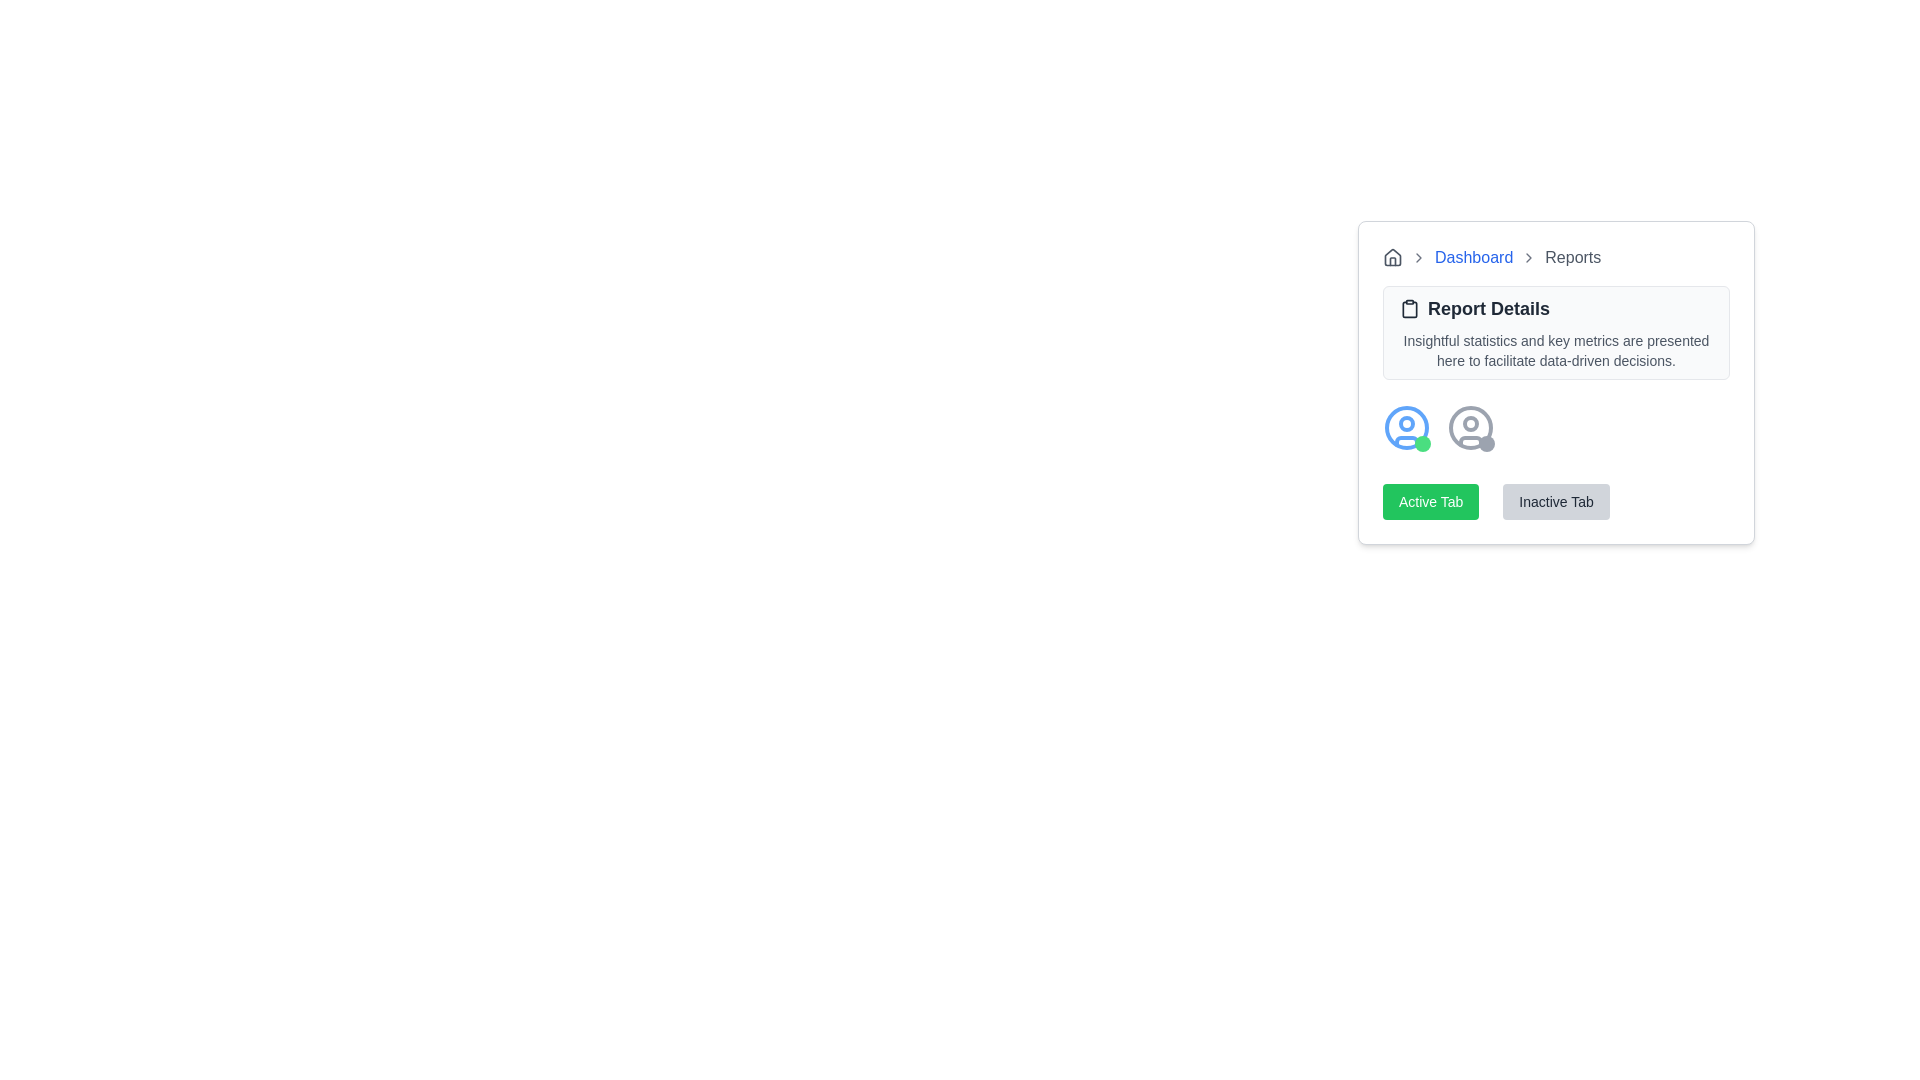 The width and height of the screenshot is (1920, 1080). Describe the element at coordinates (1473, 257) in the screenshot. I see `the second visible interactive hyperlink in the breadcrumb navigation structure` at that location.